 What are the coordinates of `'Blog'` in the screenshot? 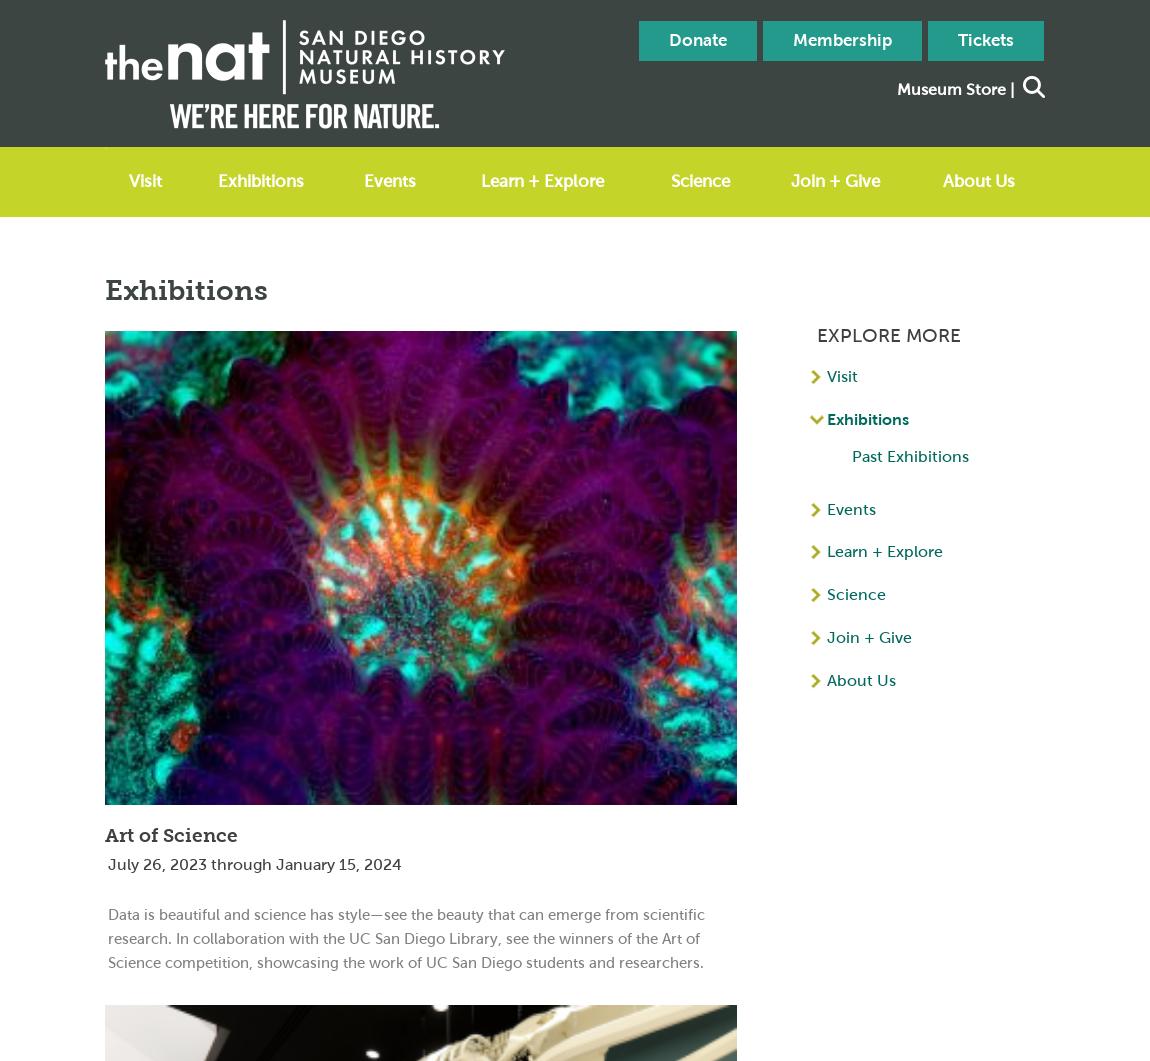 It's located at (943, 258).